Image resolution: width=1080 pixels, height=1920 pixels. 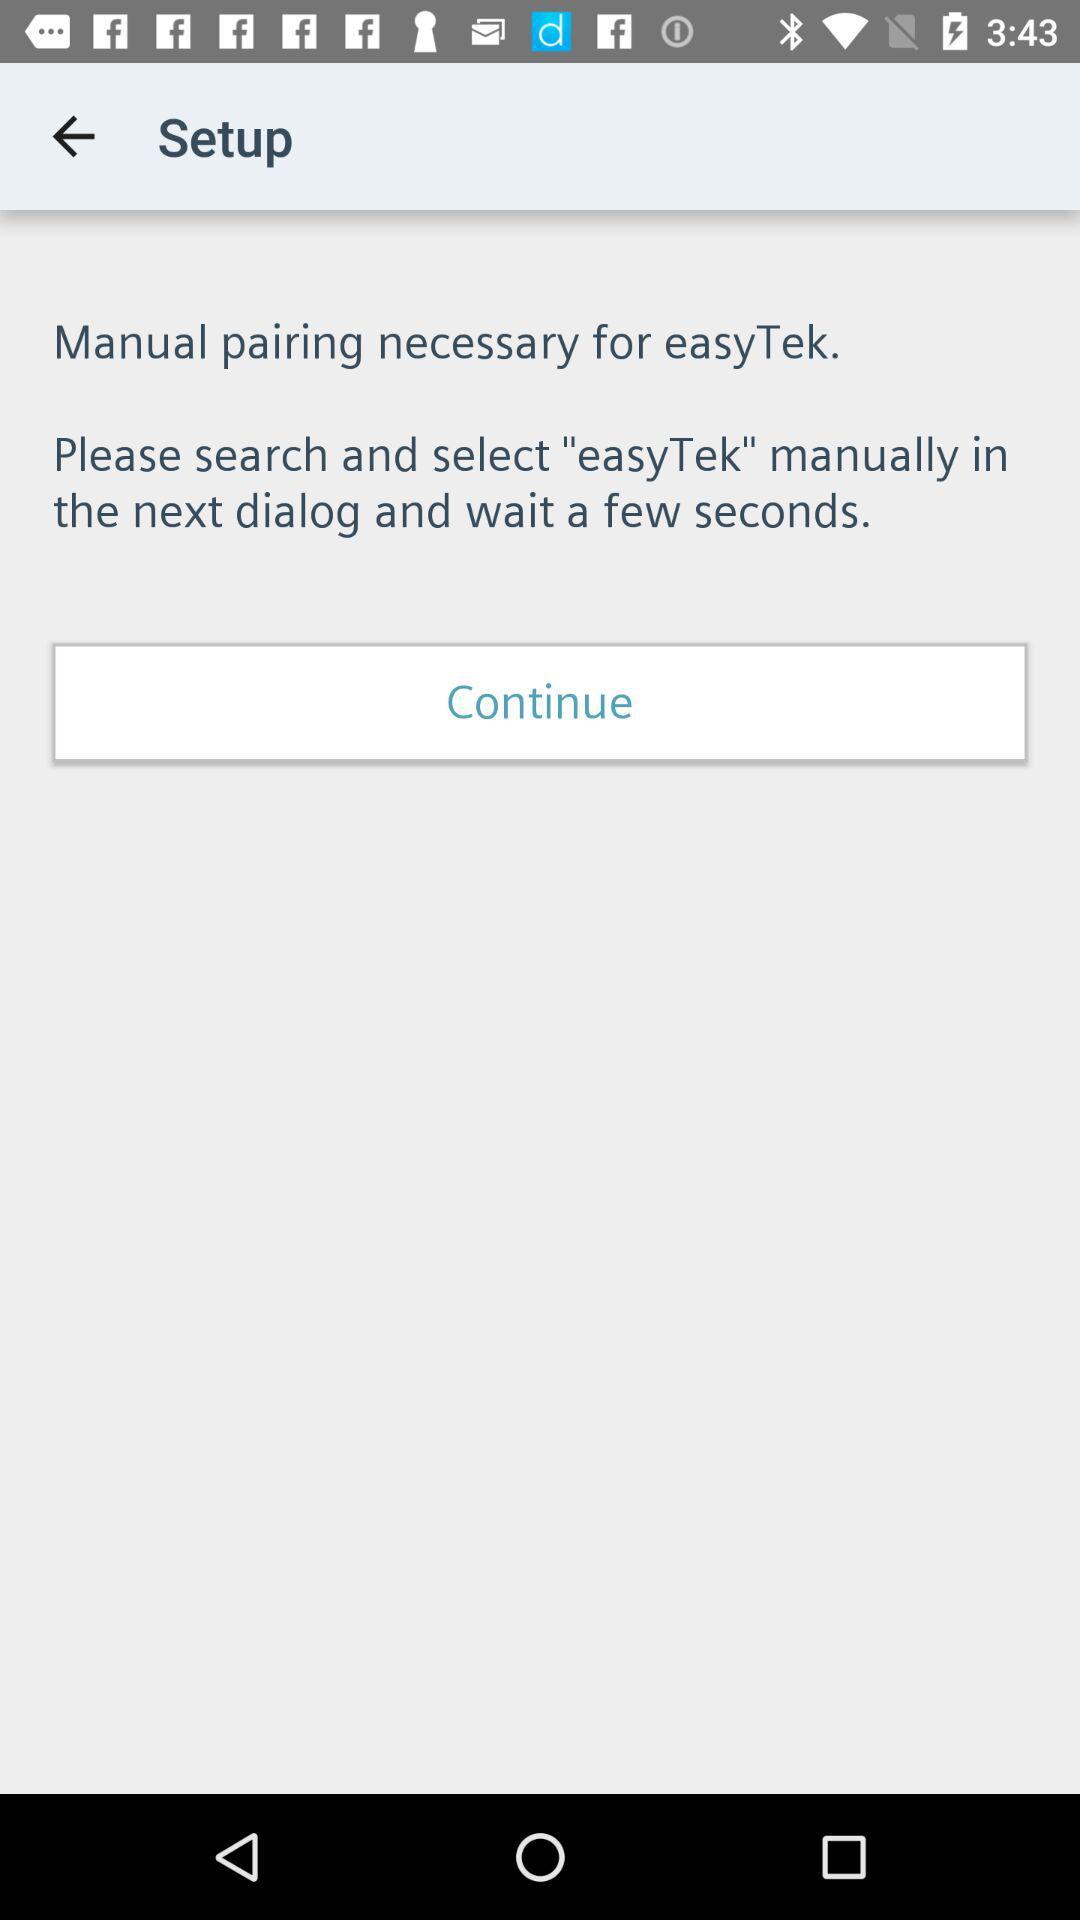 I want to click on app next to the setup, so click(x=72, y=135).